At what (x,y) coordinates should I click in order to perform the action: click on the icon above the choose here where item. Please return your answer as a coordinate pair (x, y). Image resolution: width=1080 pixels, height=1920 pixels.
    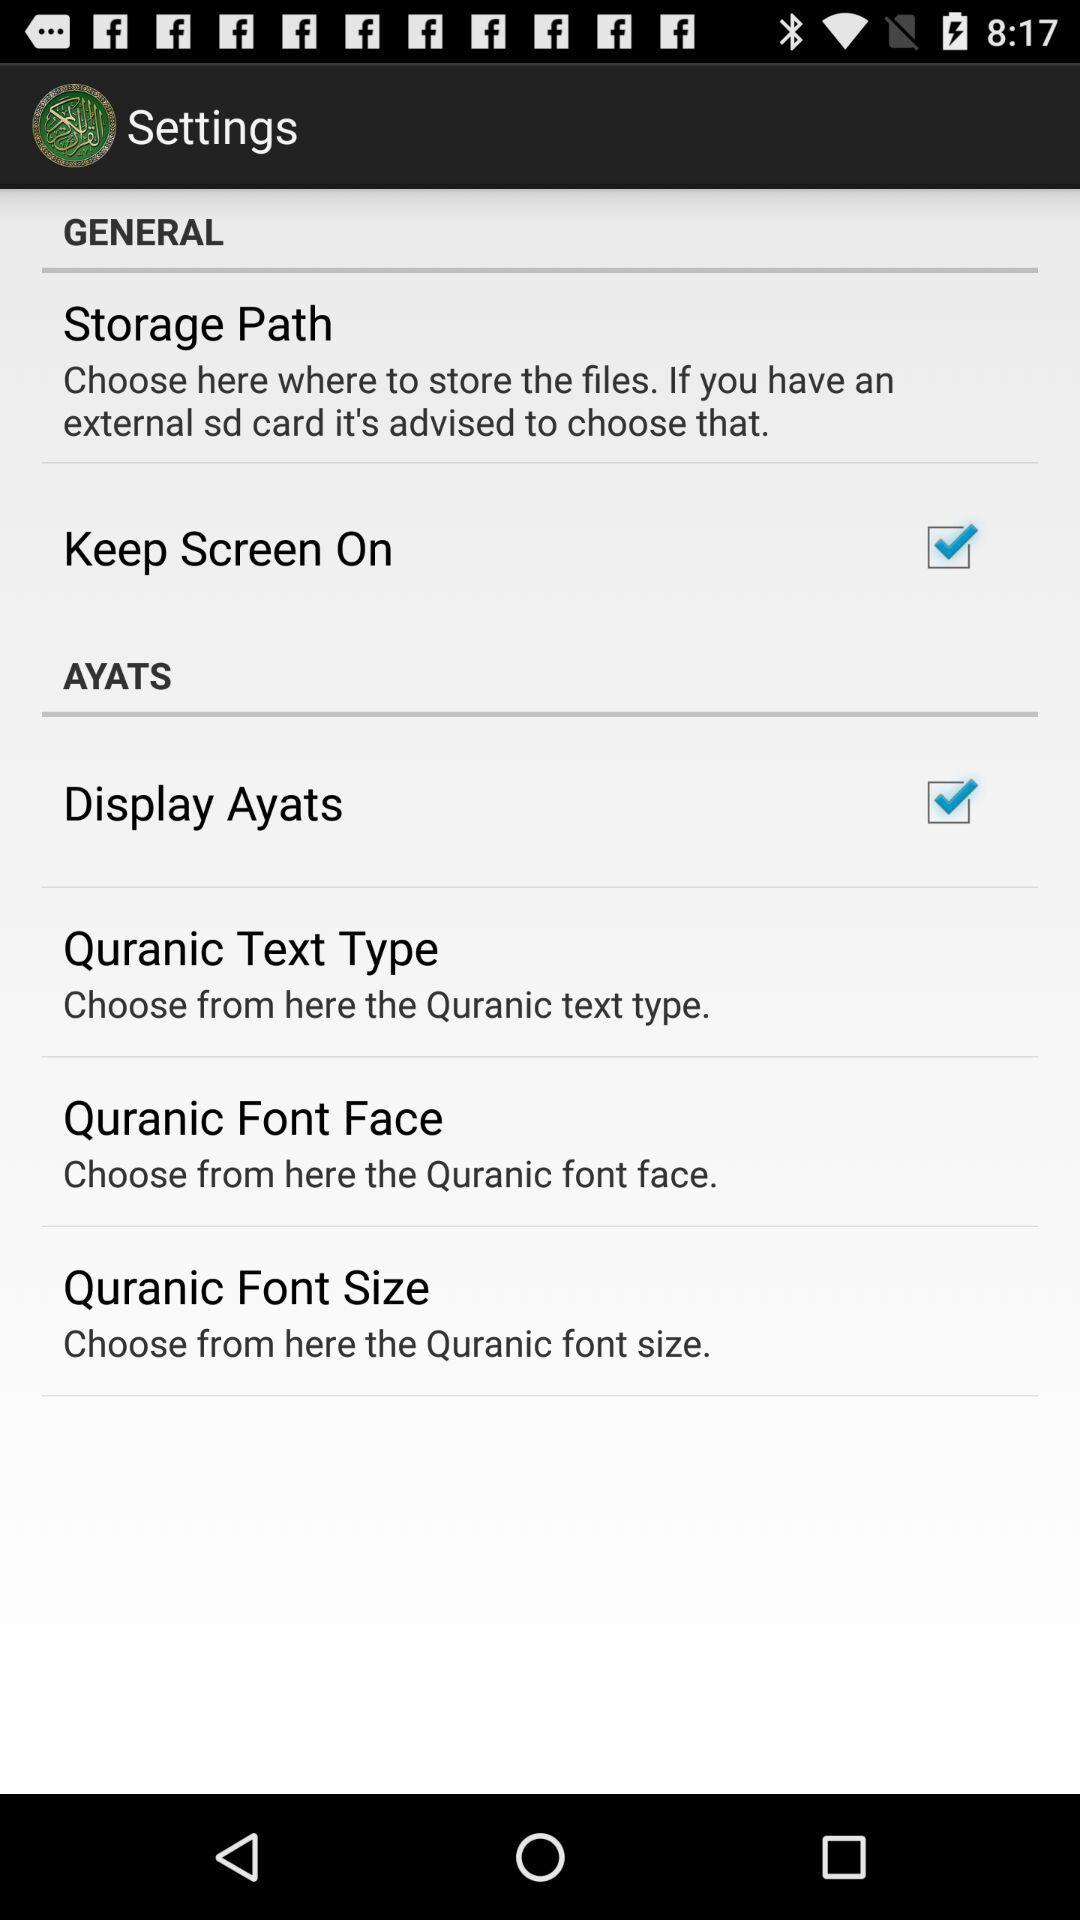
    Looking at the image, I should click on (198, 322).